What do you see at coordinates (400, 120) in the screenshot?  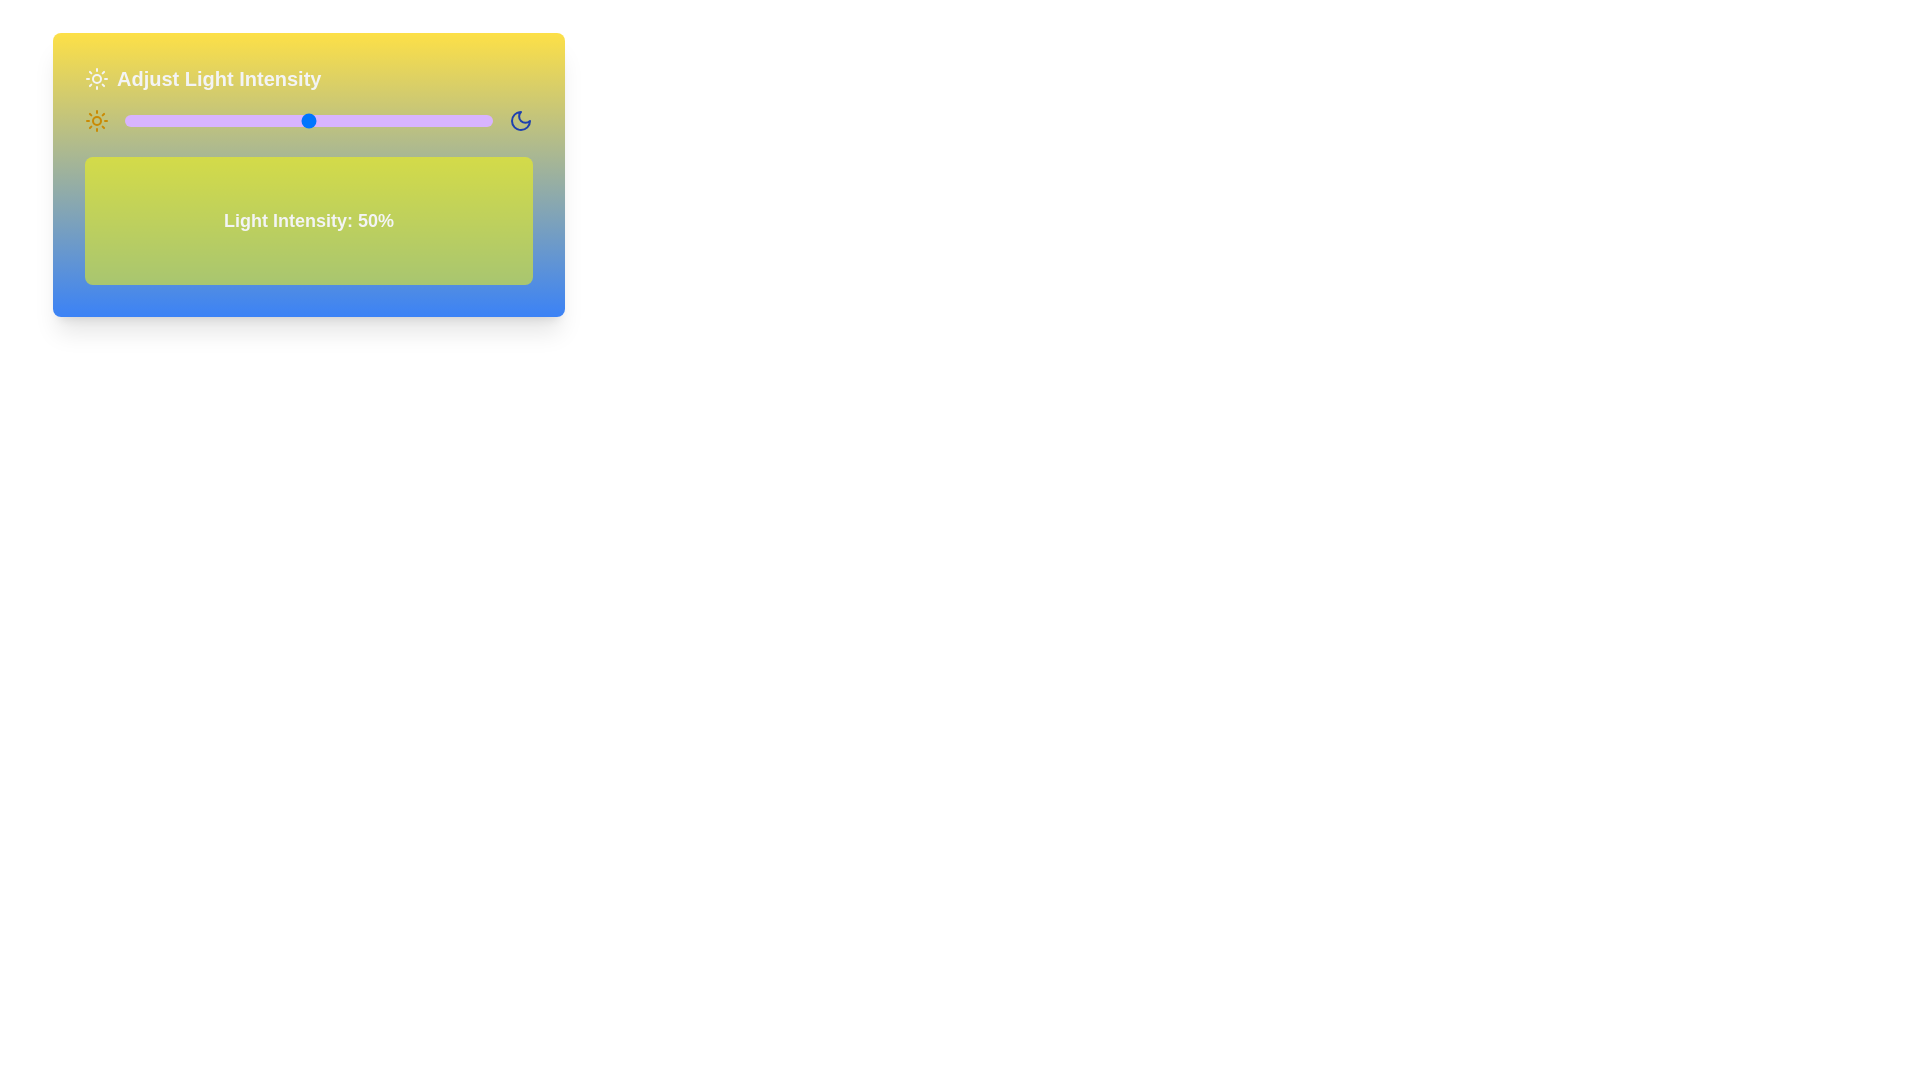 I see `the light intensity slider to 75% to observe the corresponding background changes` at bounding box center [400, 120].